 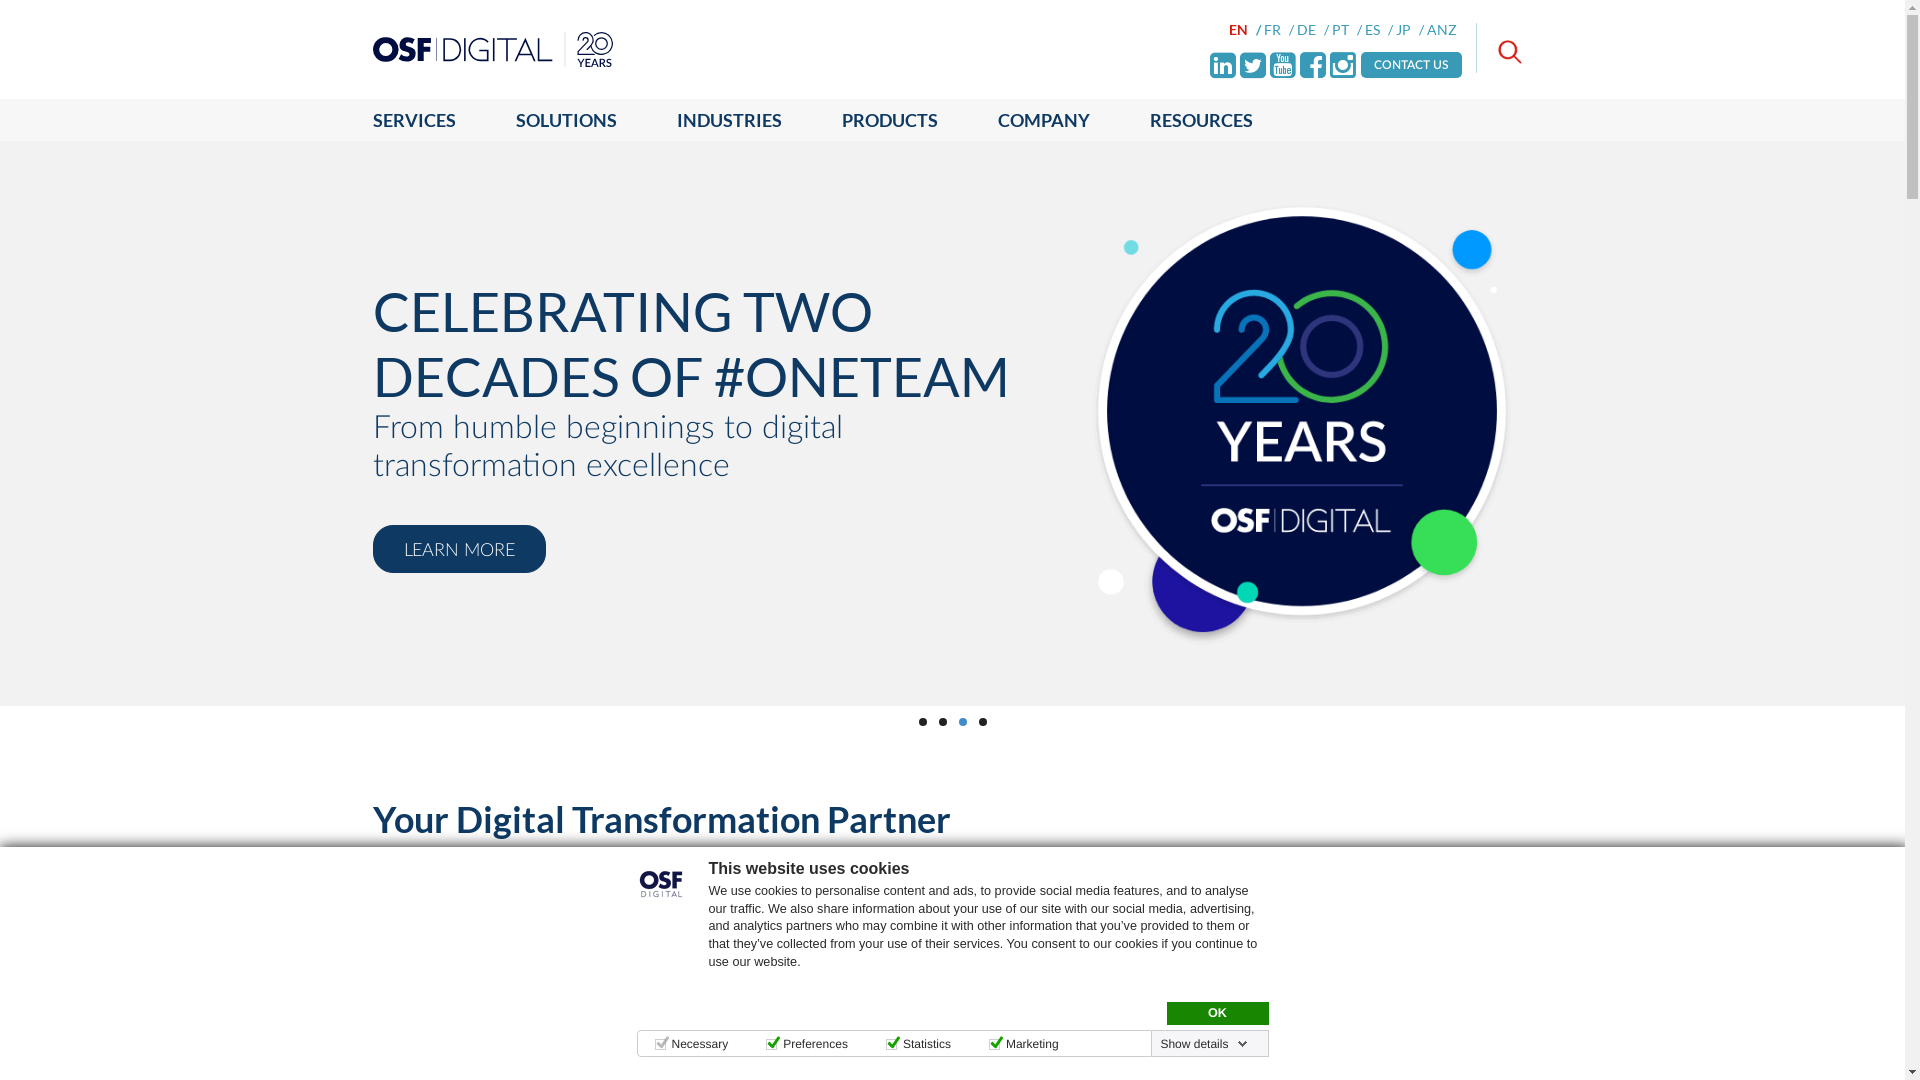 I want to click on 'JP', so click(x=1409, y=29).